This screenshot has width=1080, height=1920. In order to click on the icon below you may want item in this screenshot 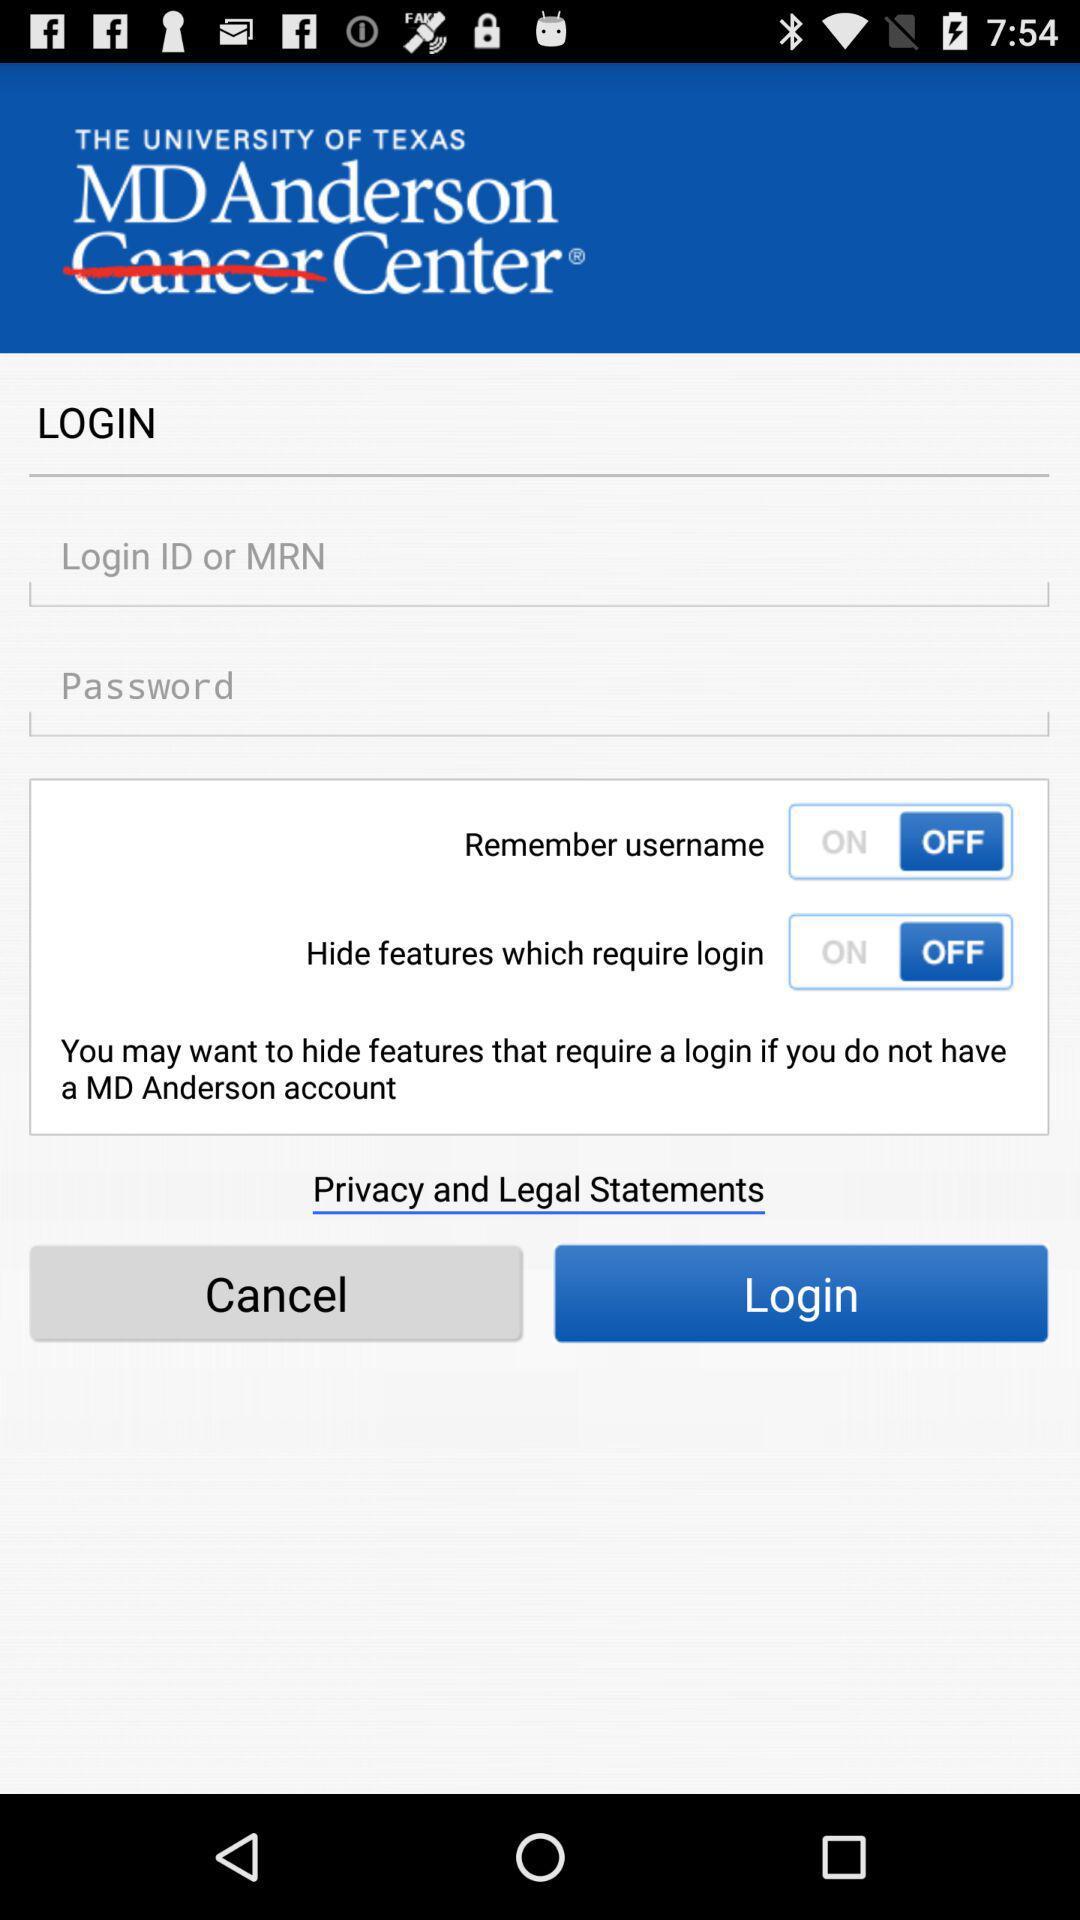, I will do `click(537, 1188)`.